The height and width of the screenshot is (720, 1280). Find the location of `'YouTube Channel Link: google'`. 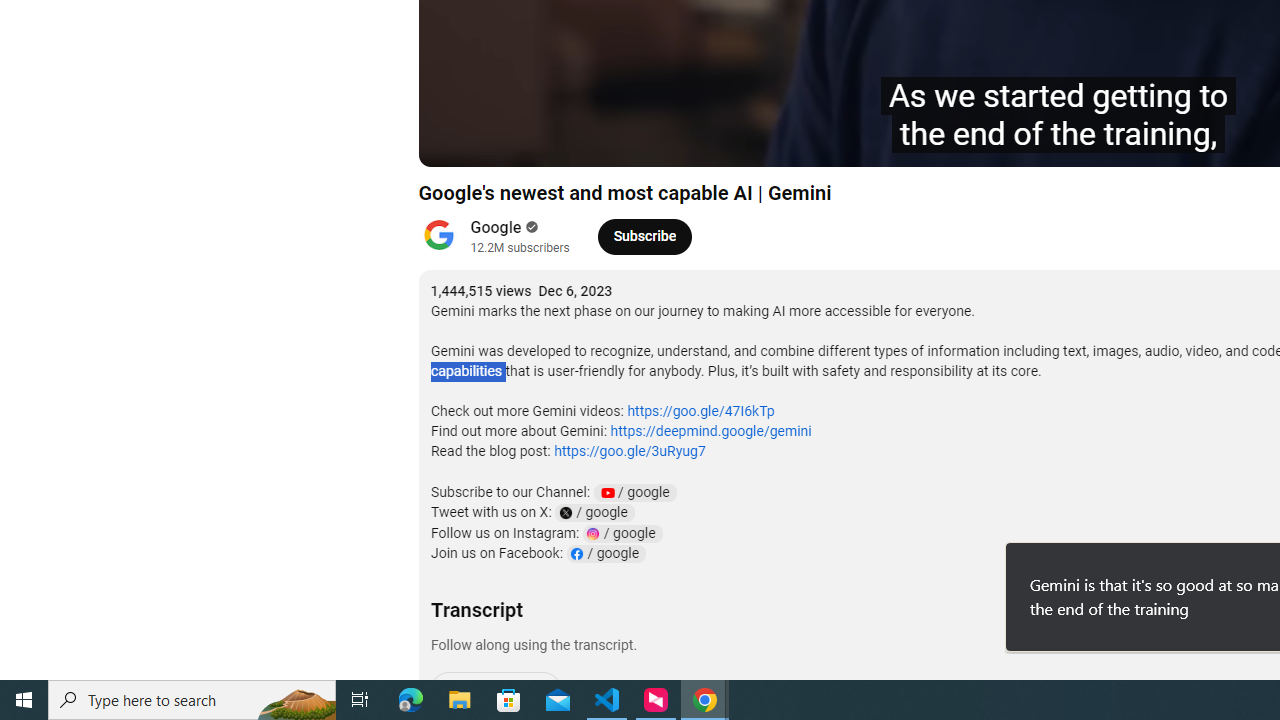

'YouTube Channel Link: google' is located at coordinates (633, 492).